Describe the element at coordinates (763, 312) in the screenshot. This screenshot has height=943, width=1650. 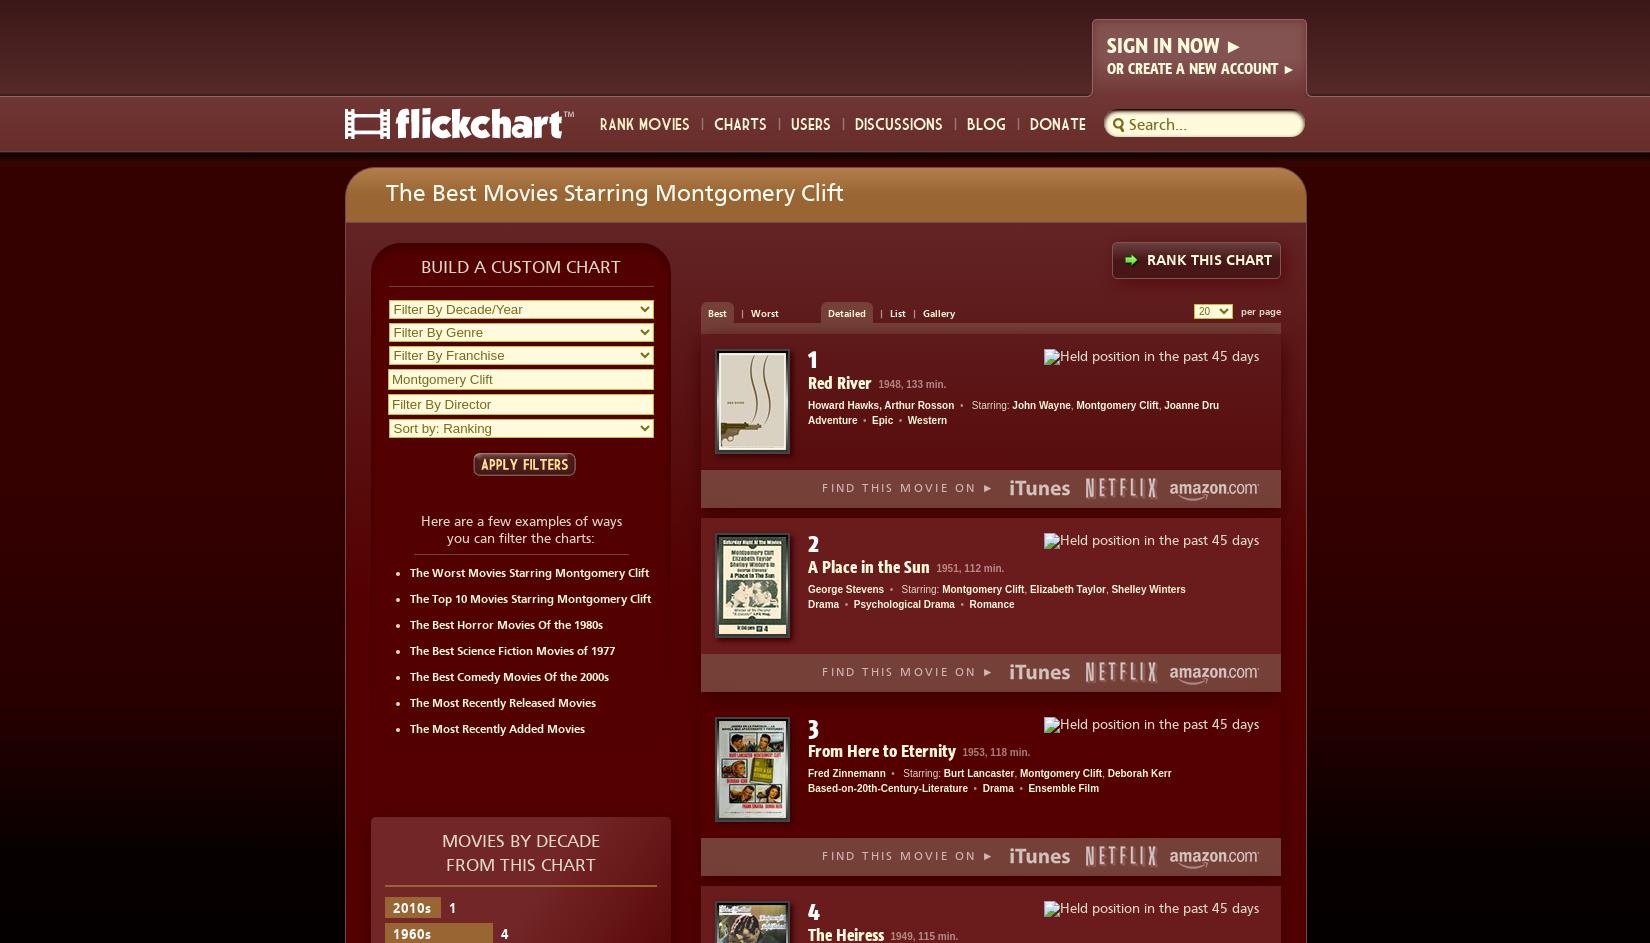
I see `'Worst'` at that location.